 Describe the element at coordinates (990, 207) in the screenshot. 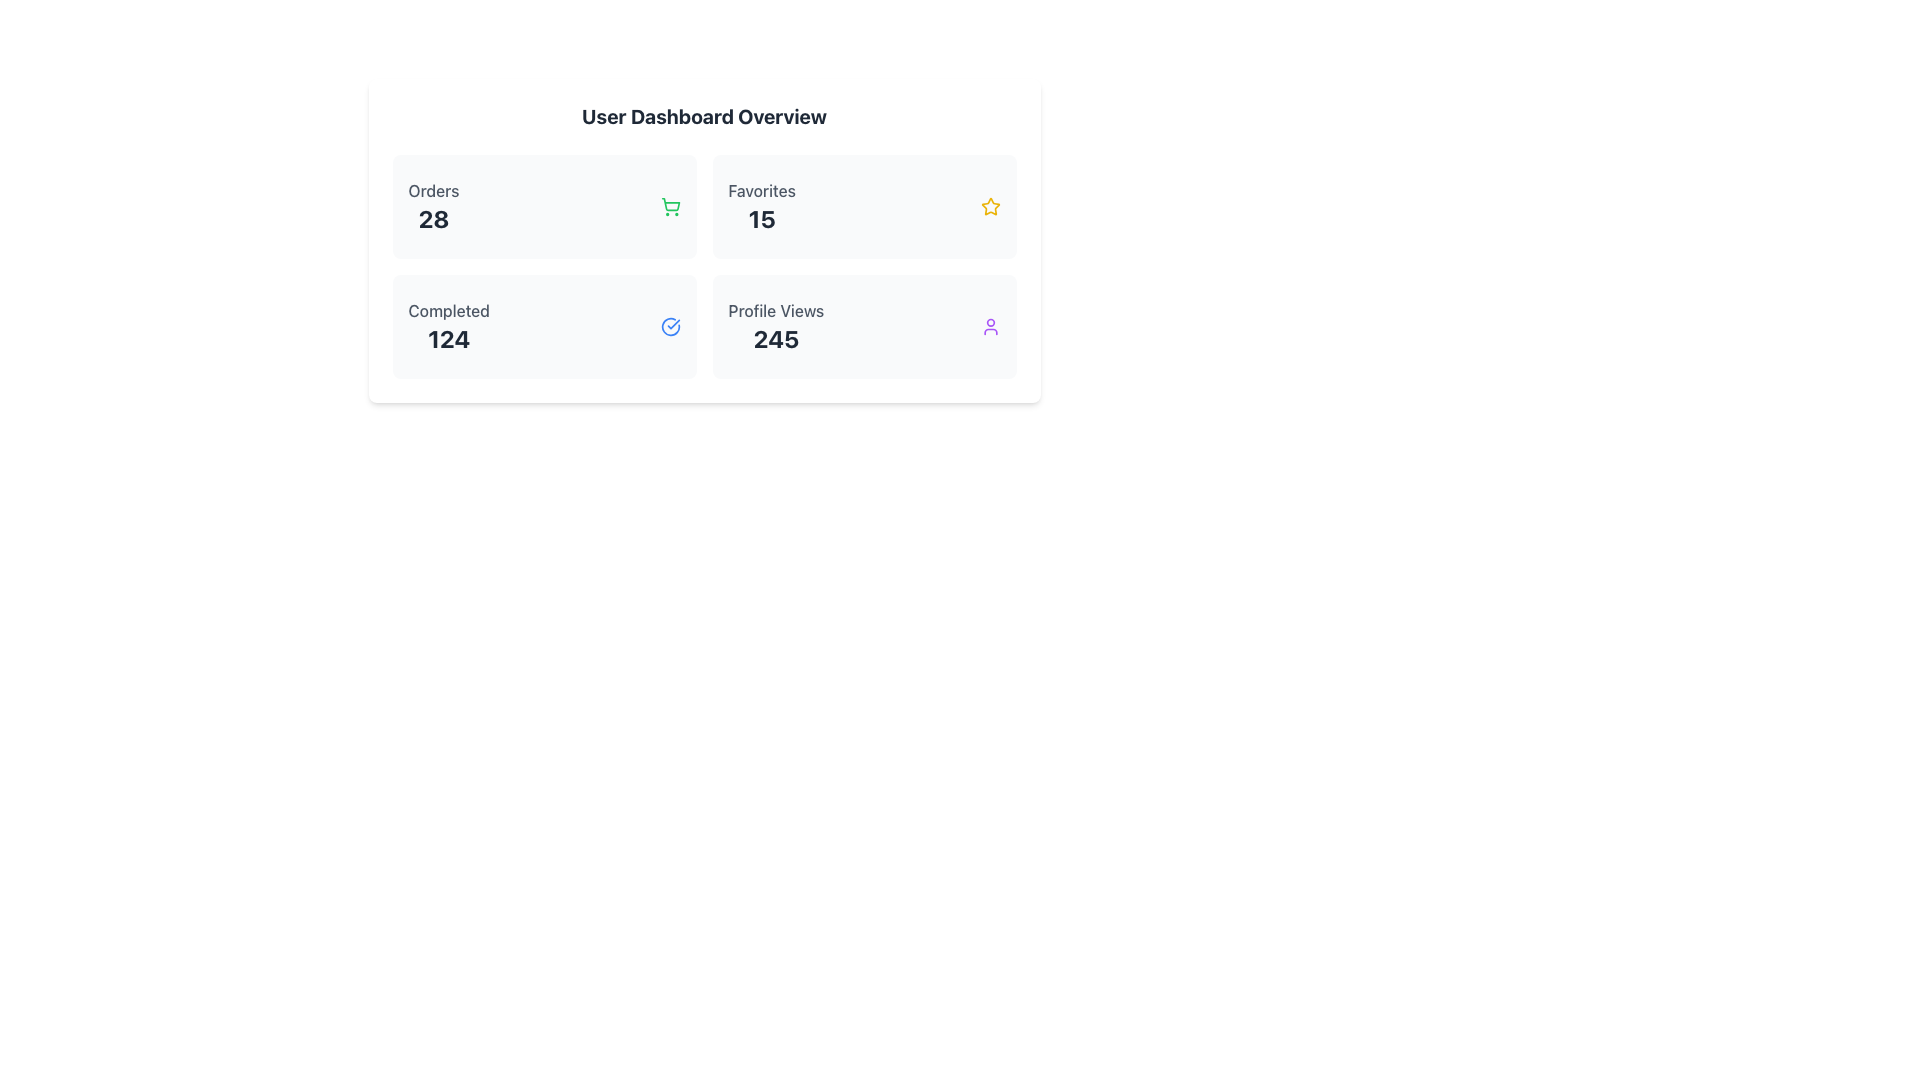

I see `the visual status of the favorites icon located on the right side of the 'Favorites' section in the top-right corner of the dashboard, adjacent to the 'Favorites' text and the number count '15'` at that location.